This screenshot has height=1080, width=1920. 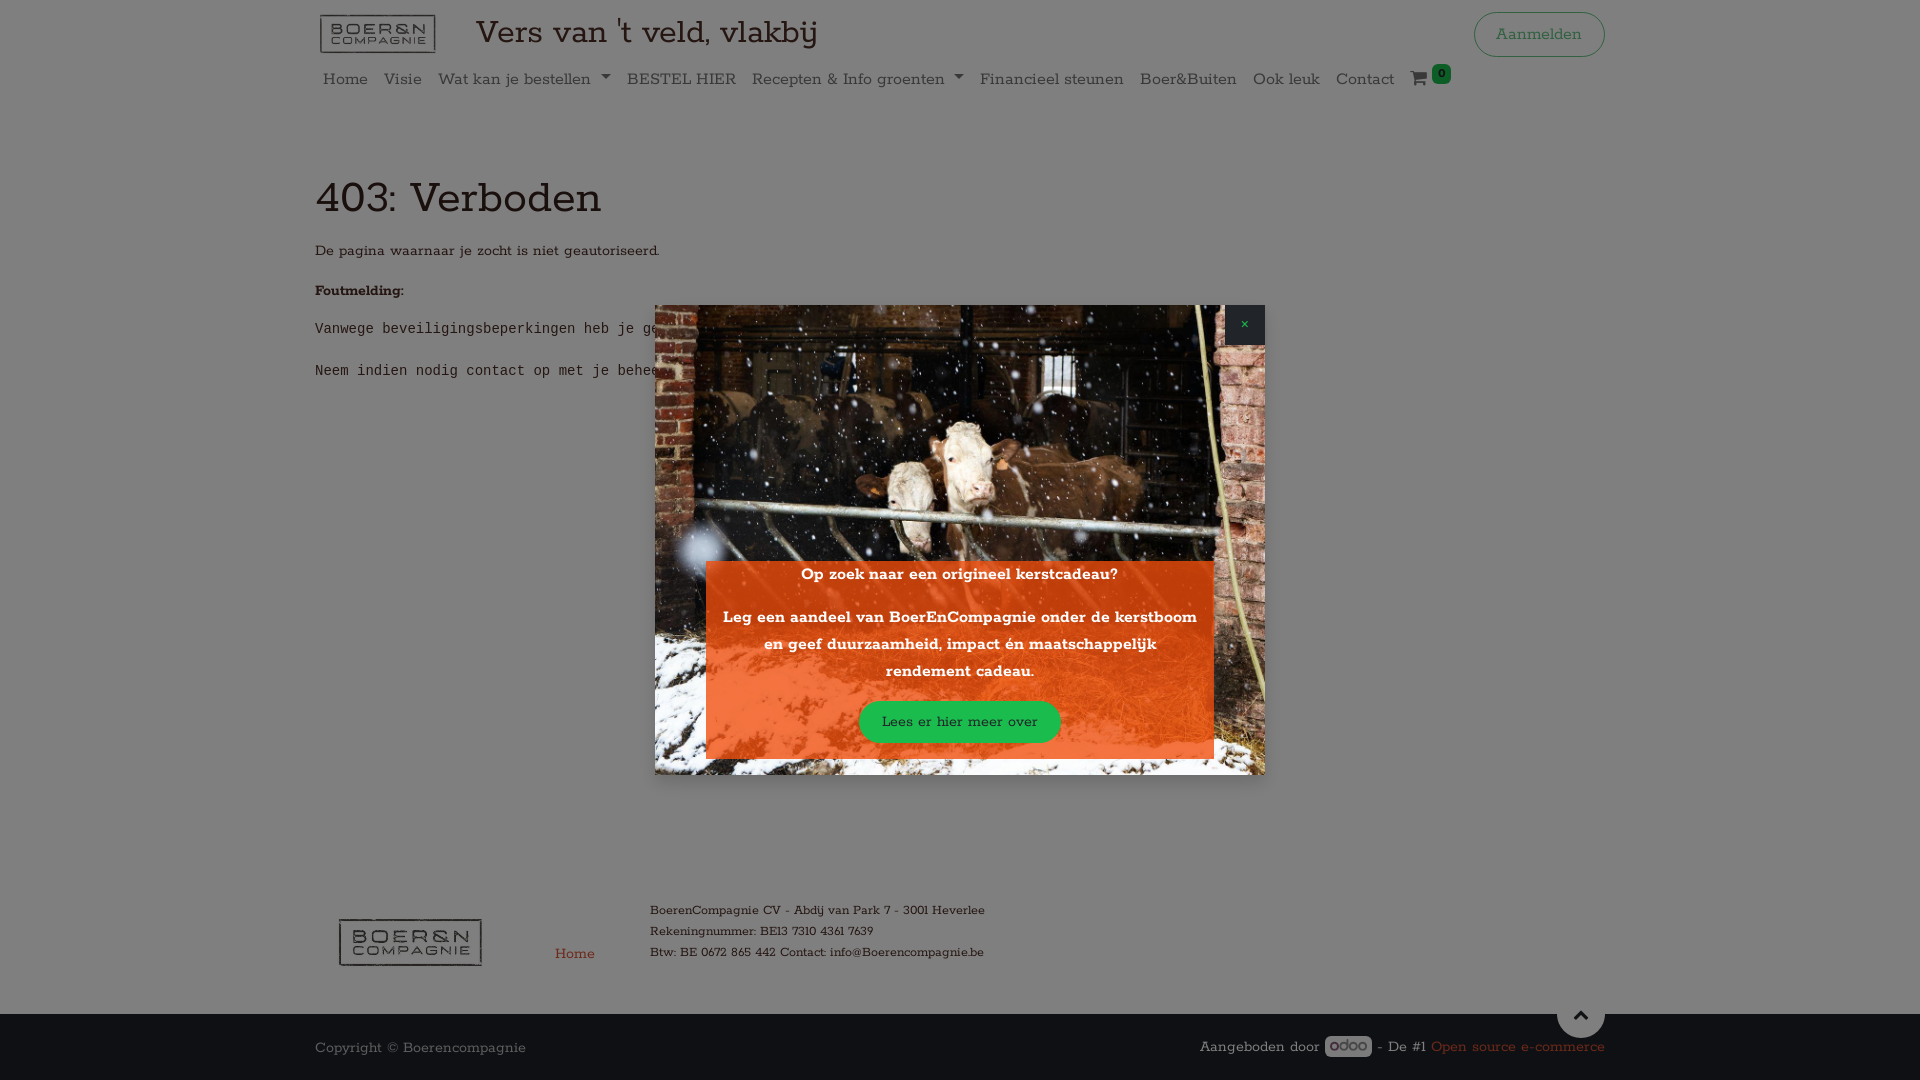 What do you see at coordinates (1429, 78) in the screenshot?
I see `'0'` at bounding box center [1429, 78].